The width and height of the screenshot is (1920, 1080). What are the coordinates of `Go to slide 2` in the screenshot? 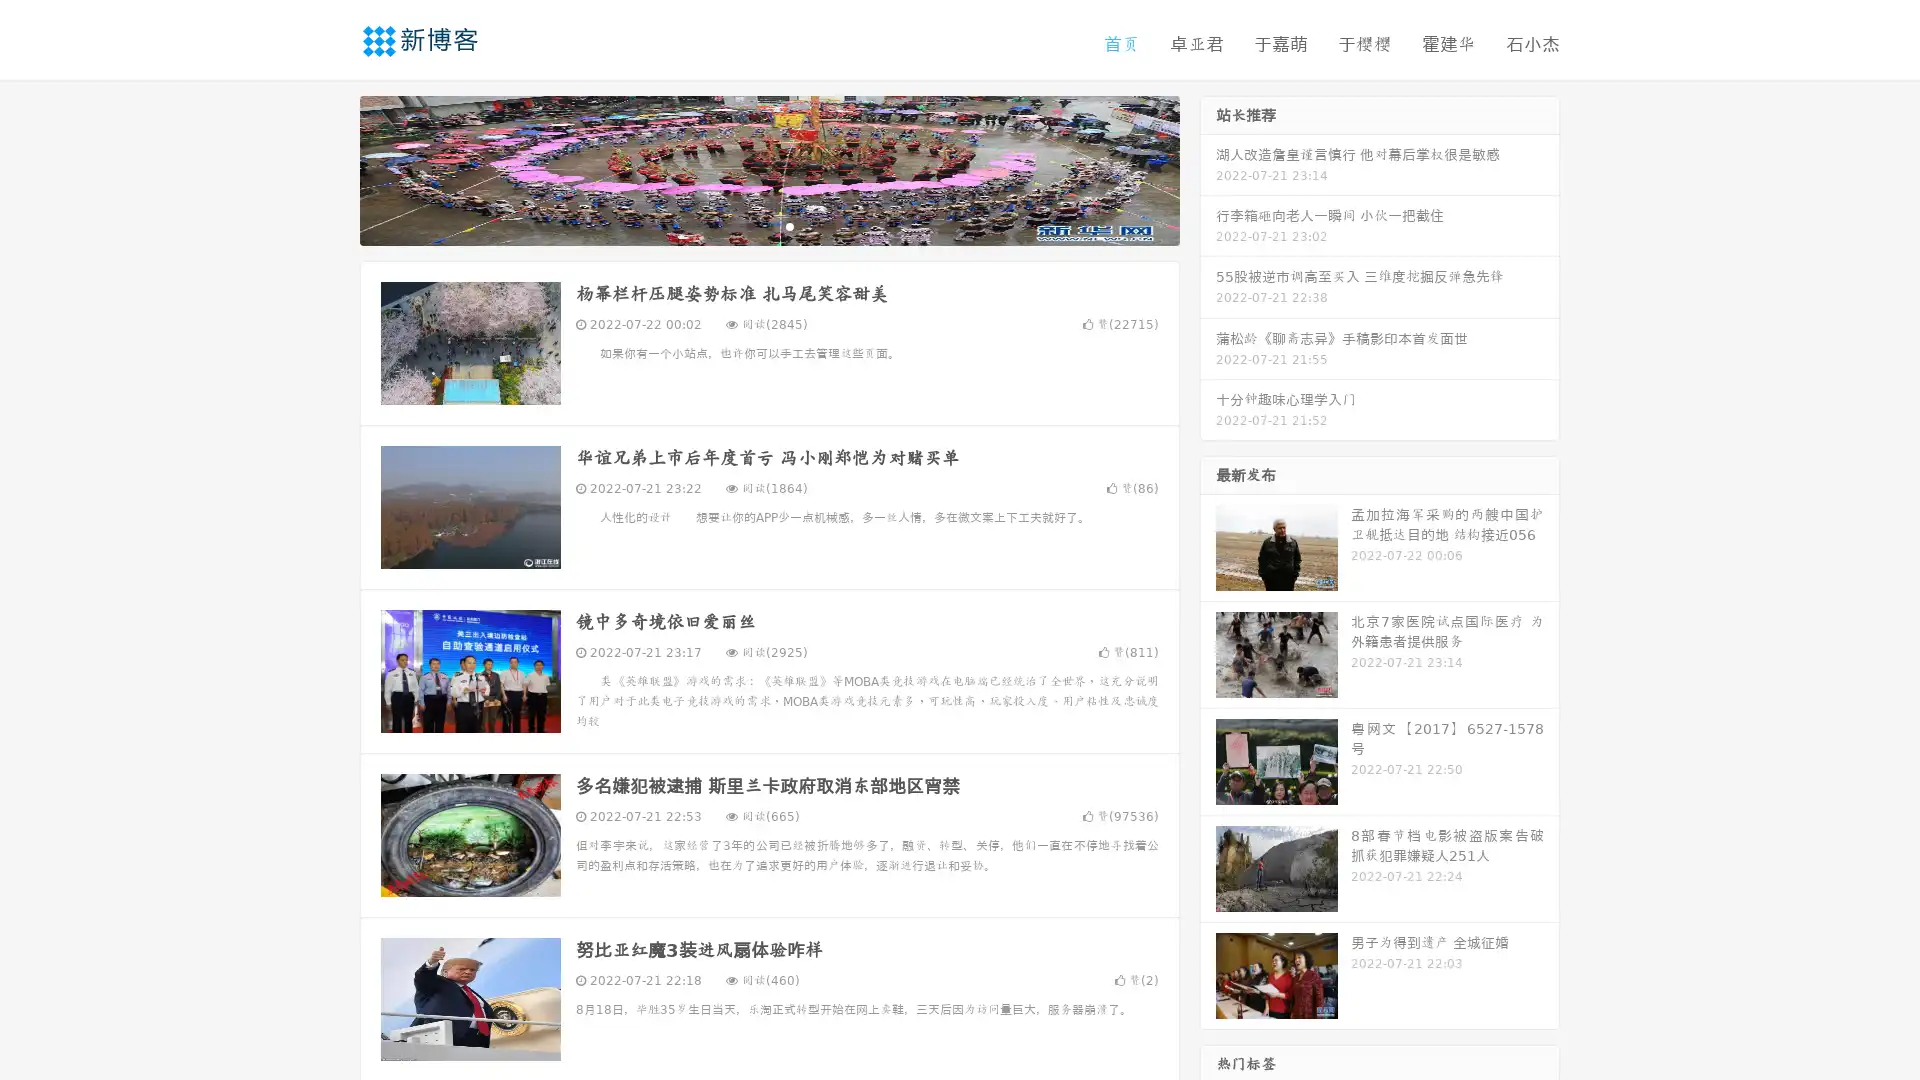 It's located at (768, 225).